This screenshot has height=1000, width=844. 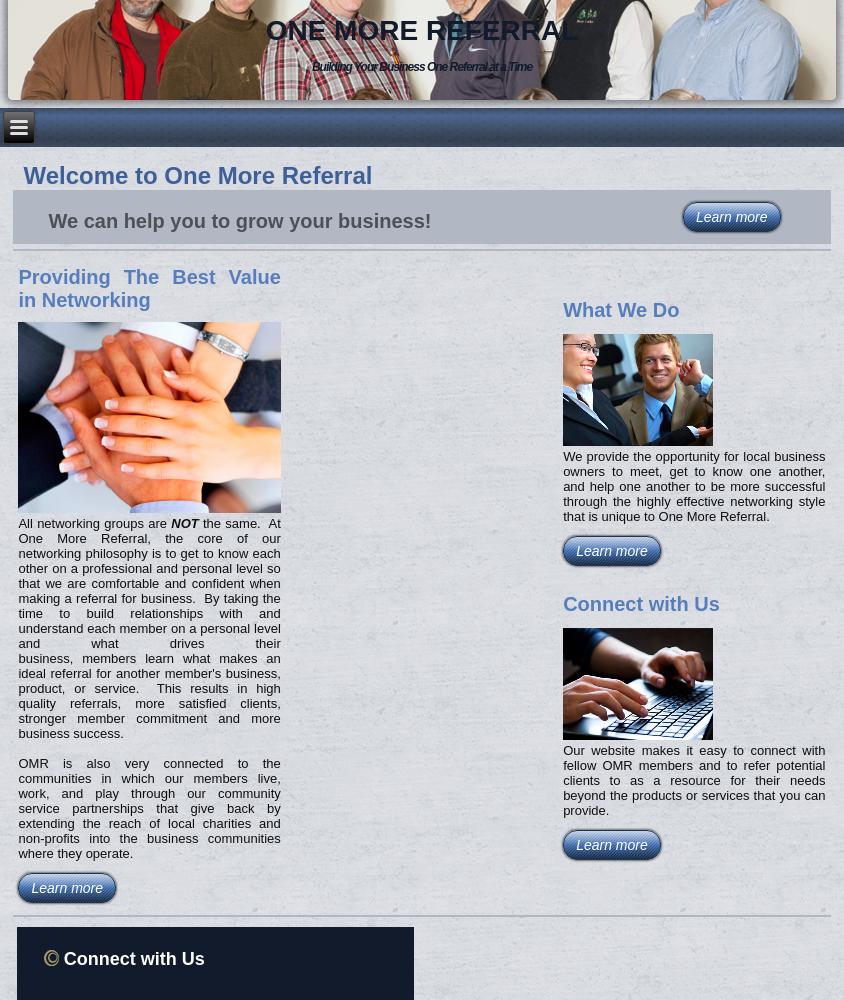 I want to click on 'ONE MORE REFERRAL', so click(x=421, y=29).